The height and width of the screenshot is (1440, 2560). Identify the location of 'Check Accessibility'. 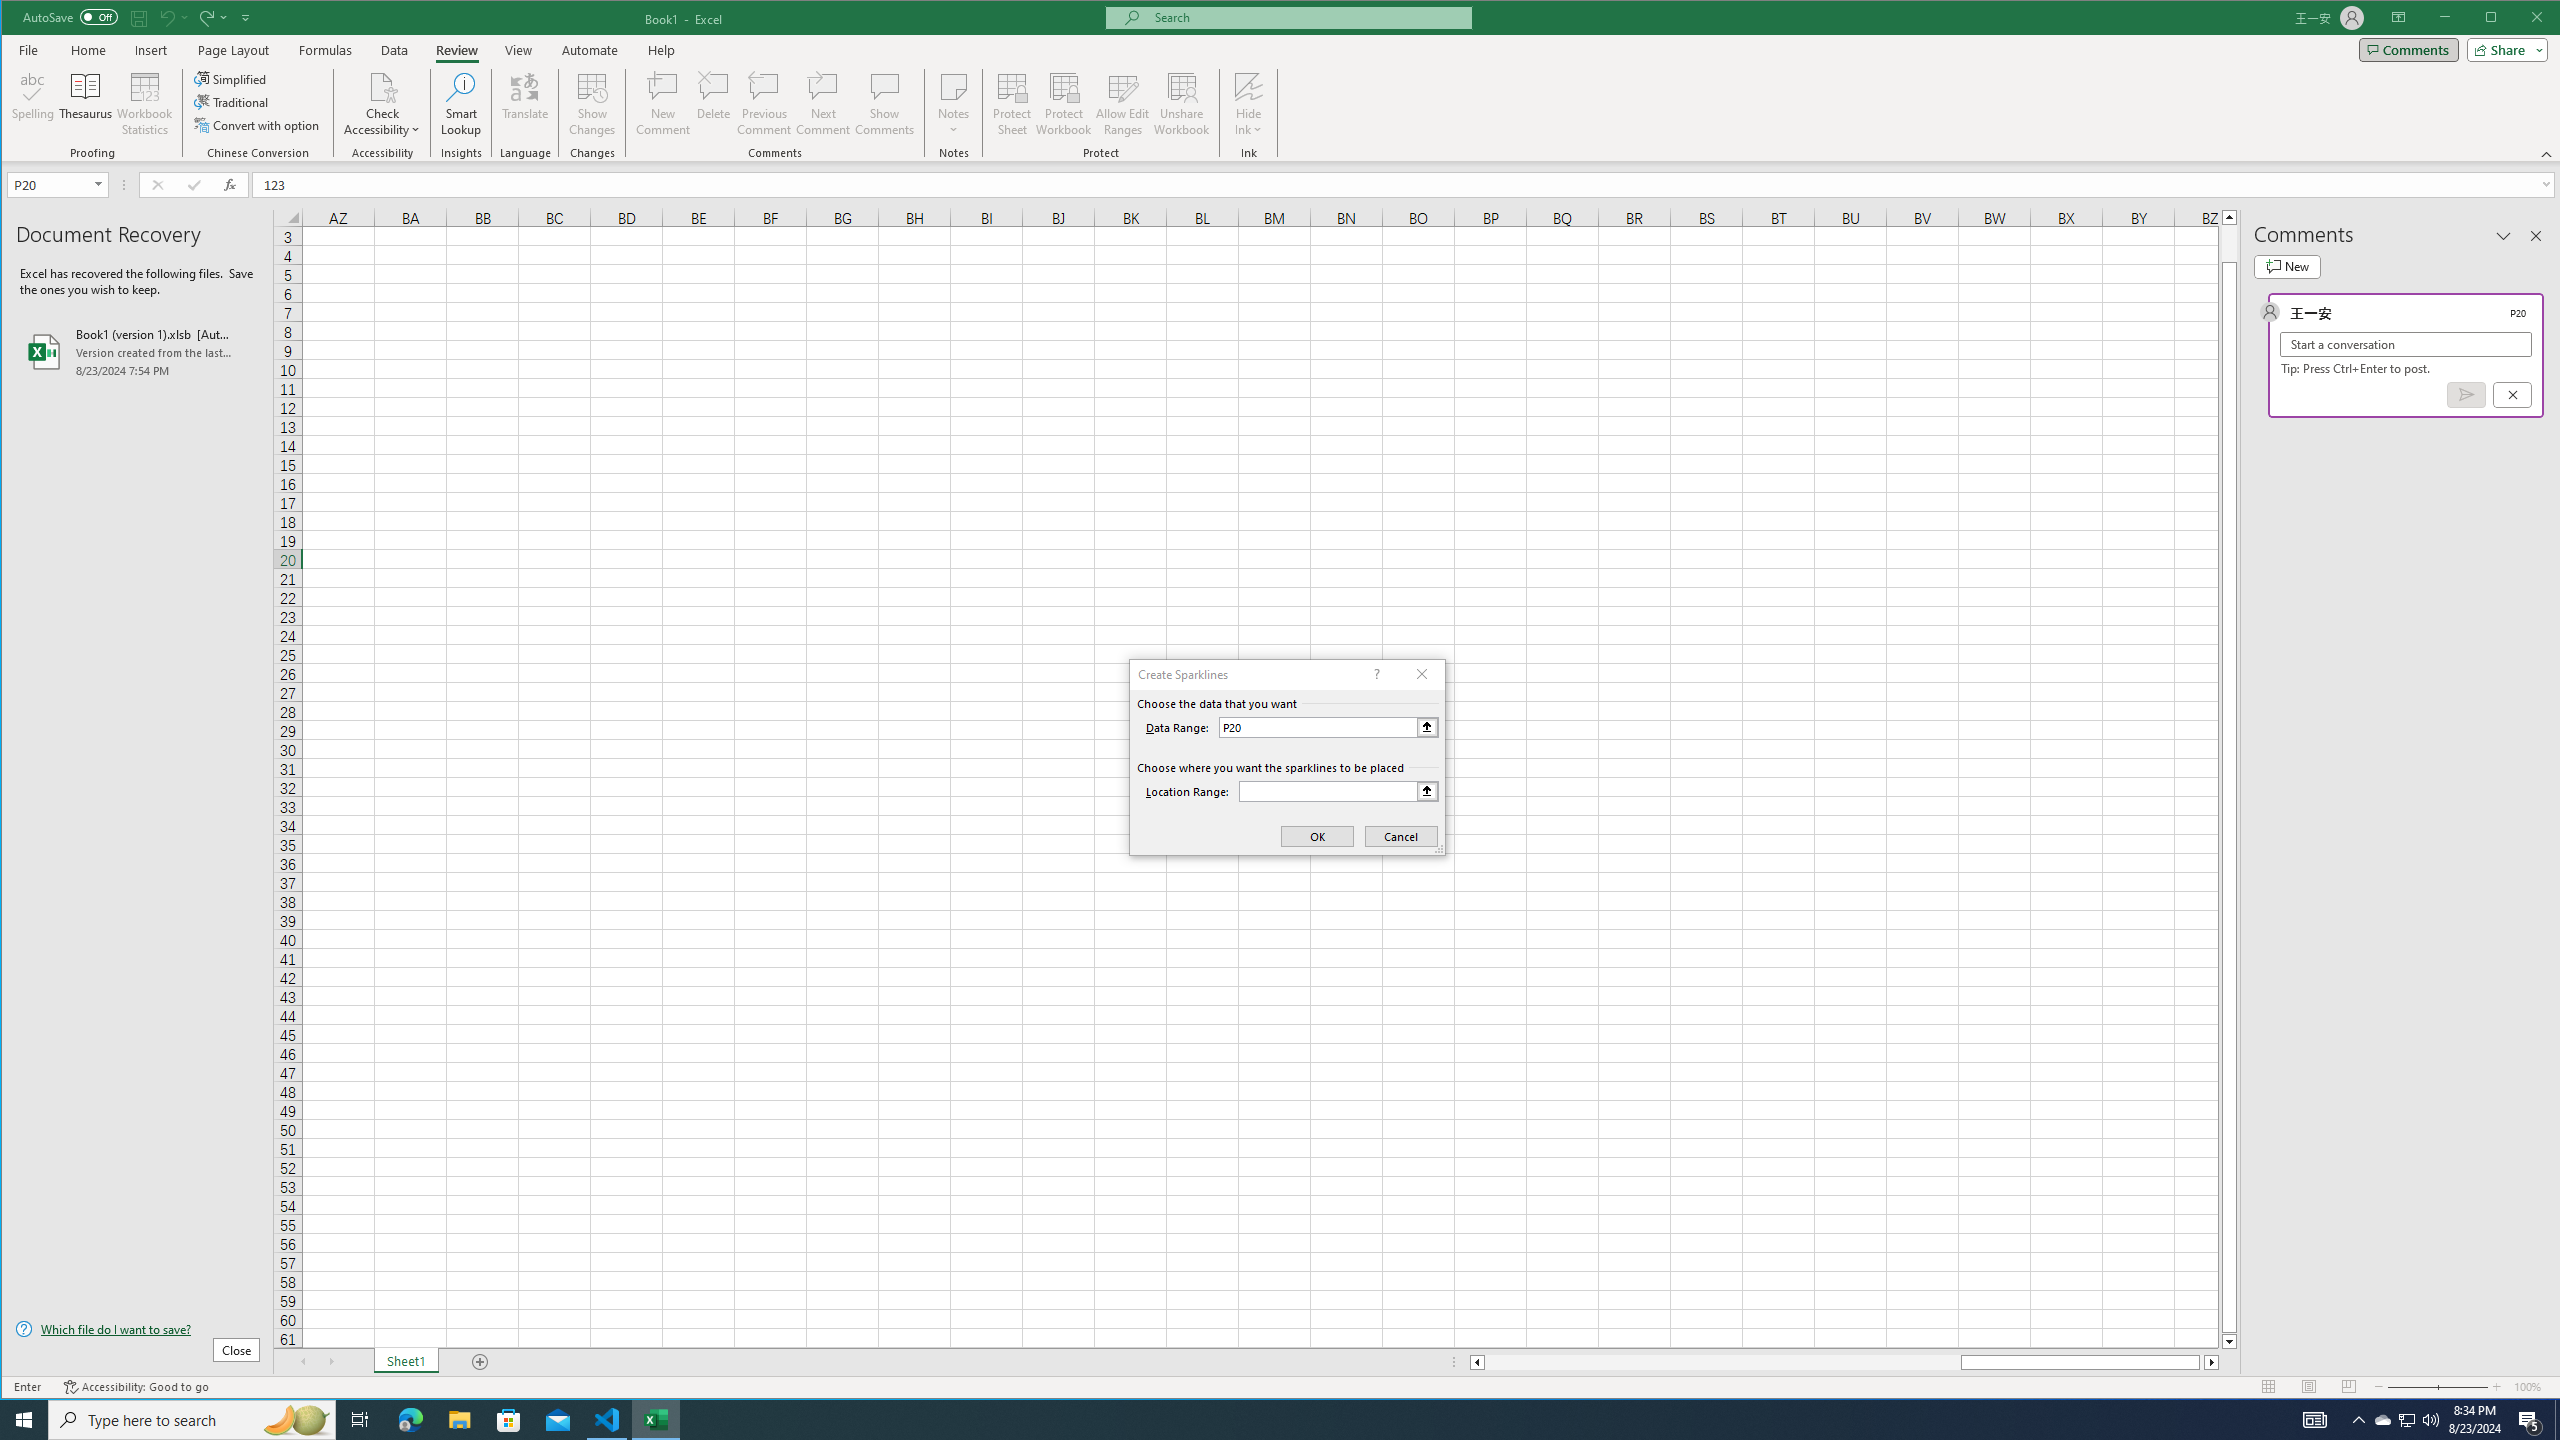
(382, 85).